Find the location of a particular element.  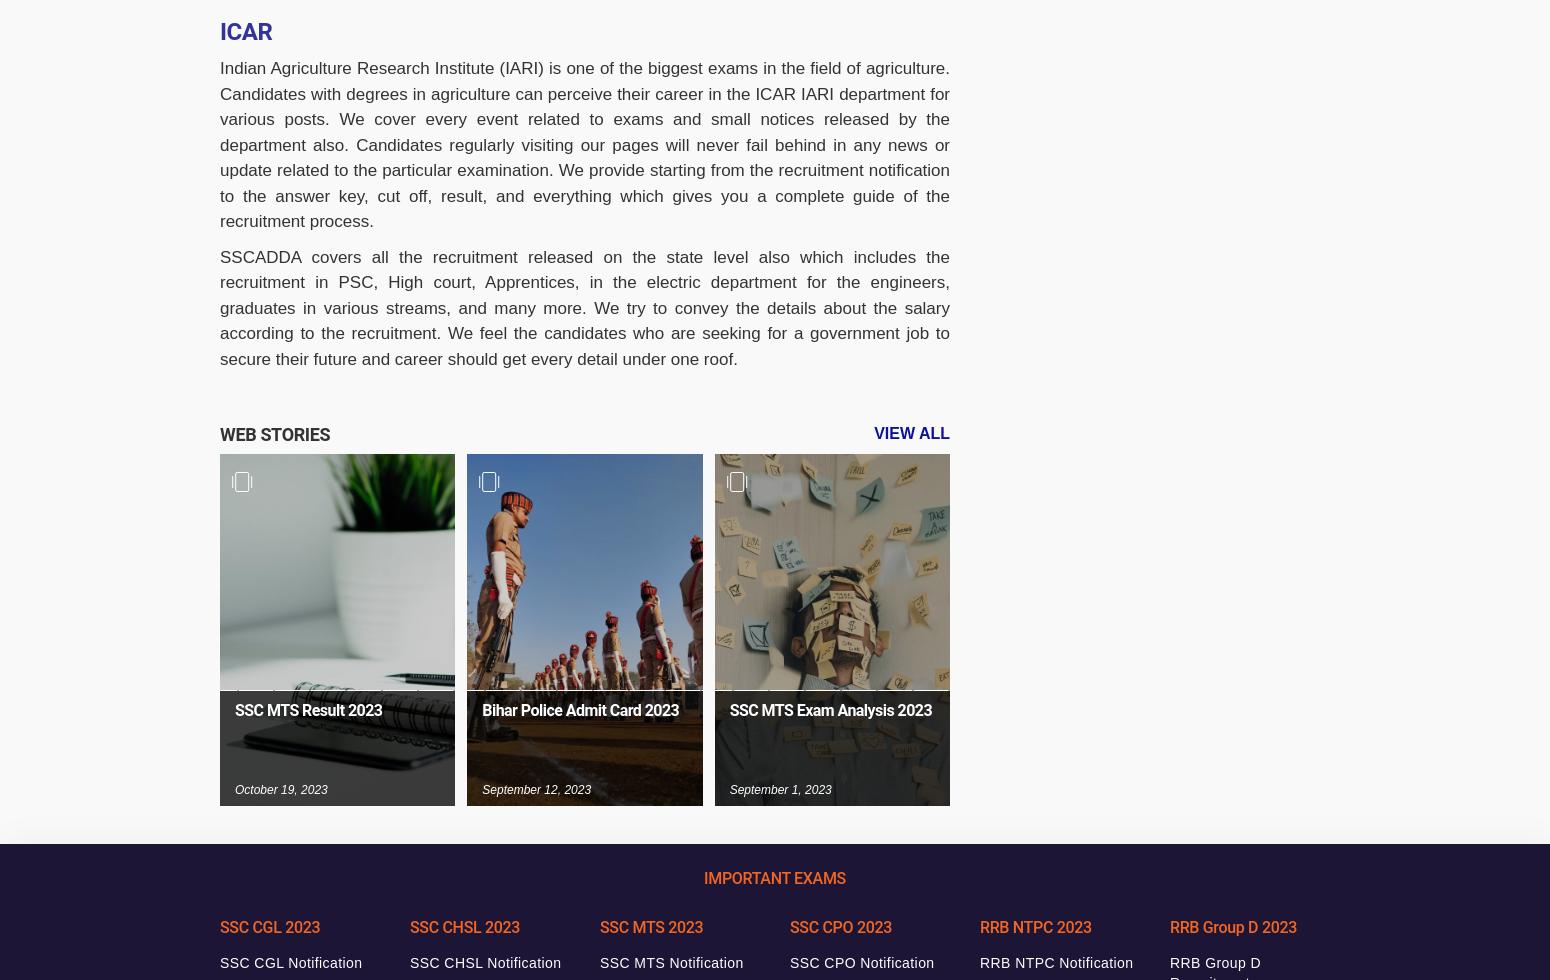

'SSC CPO Notification' is located at coordinates (861, 963).